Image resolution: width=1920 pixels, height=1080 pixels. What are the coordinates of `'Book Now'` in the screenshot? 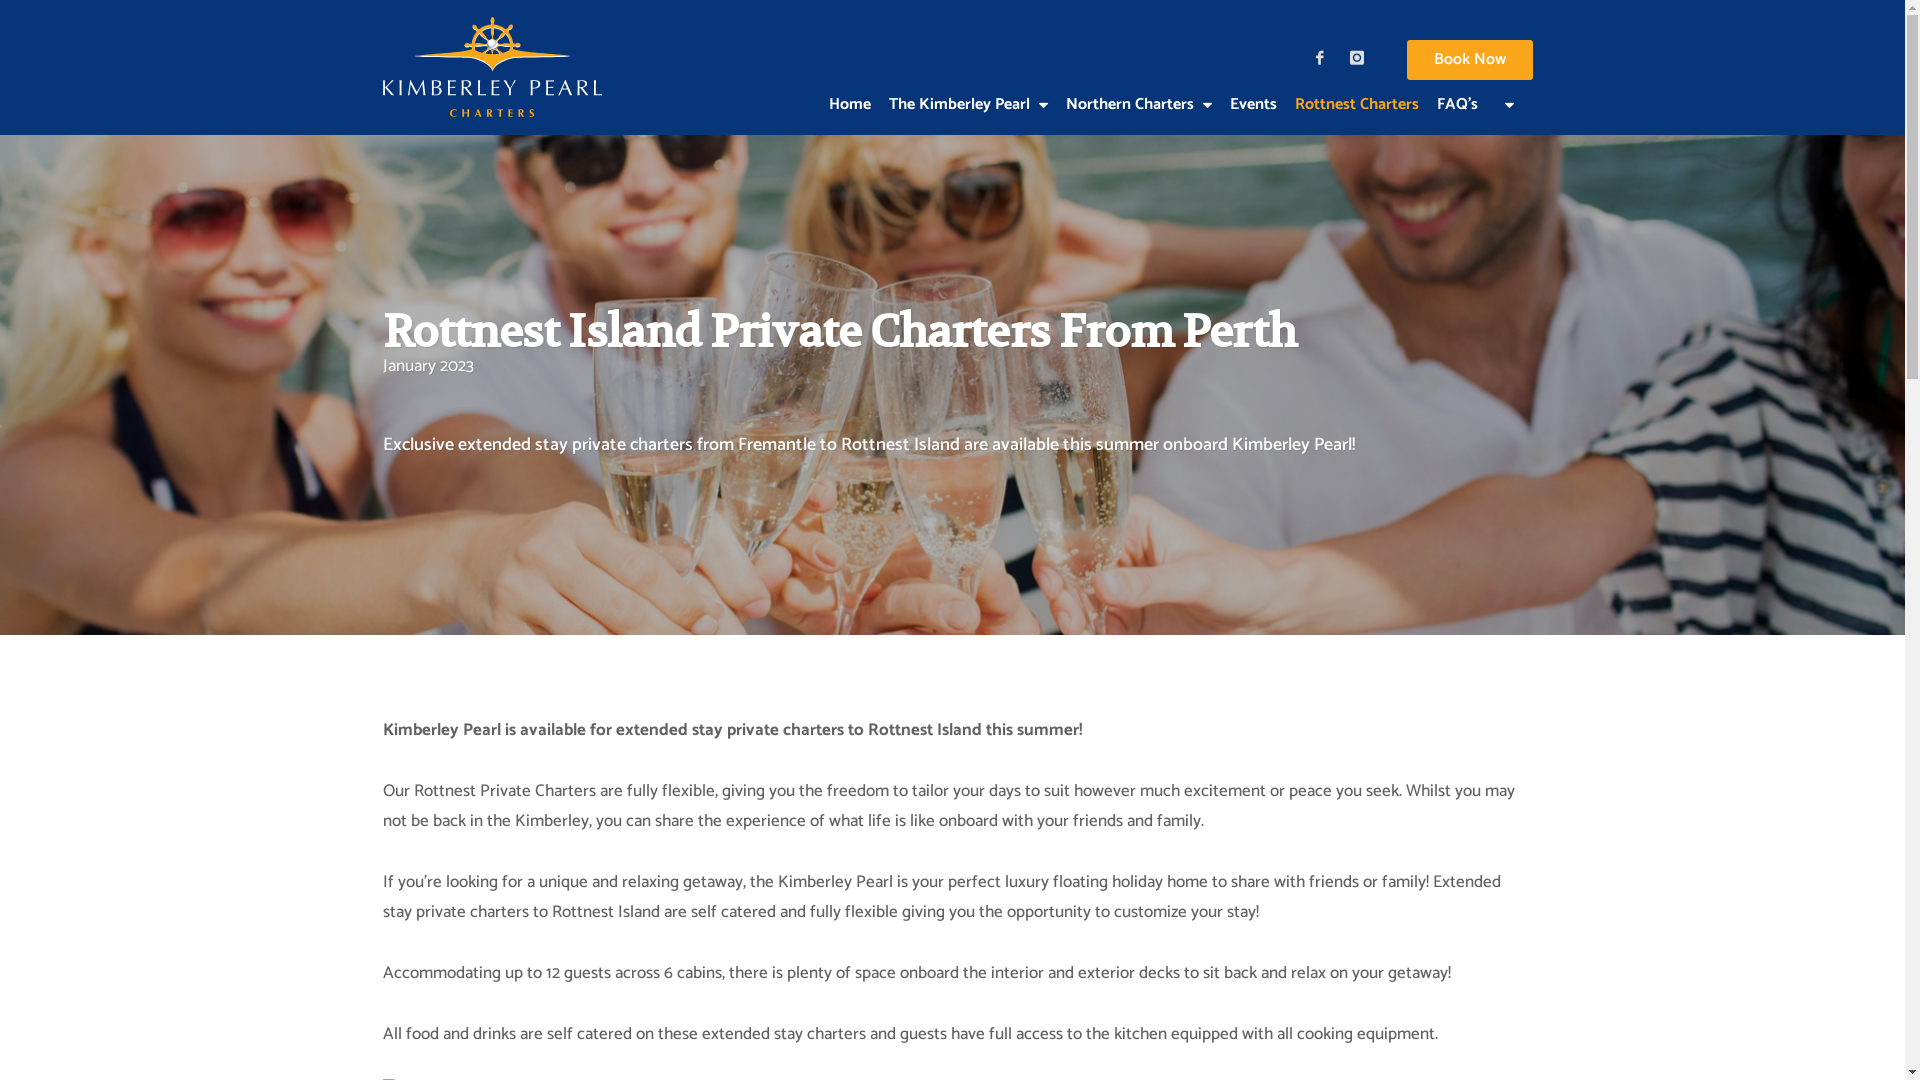 It's located at (1468, 59).